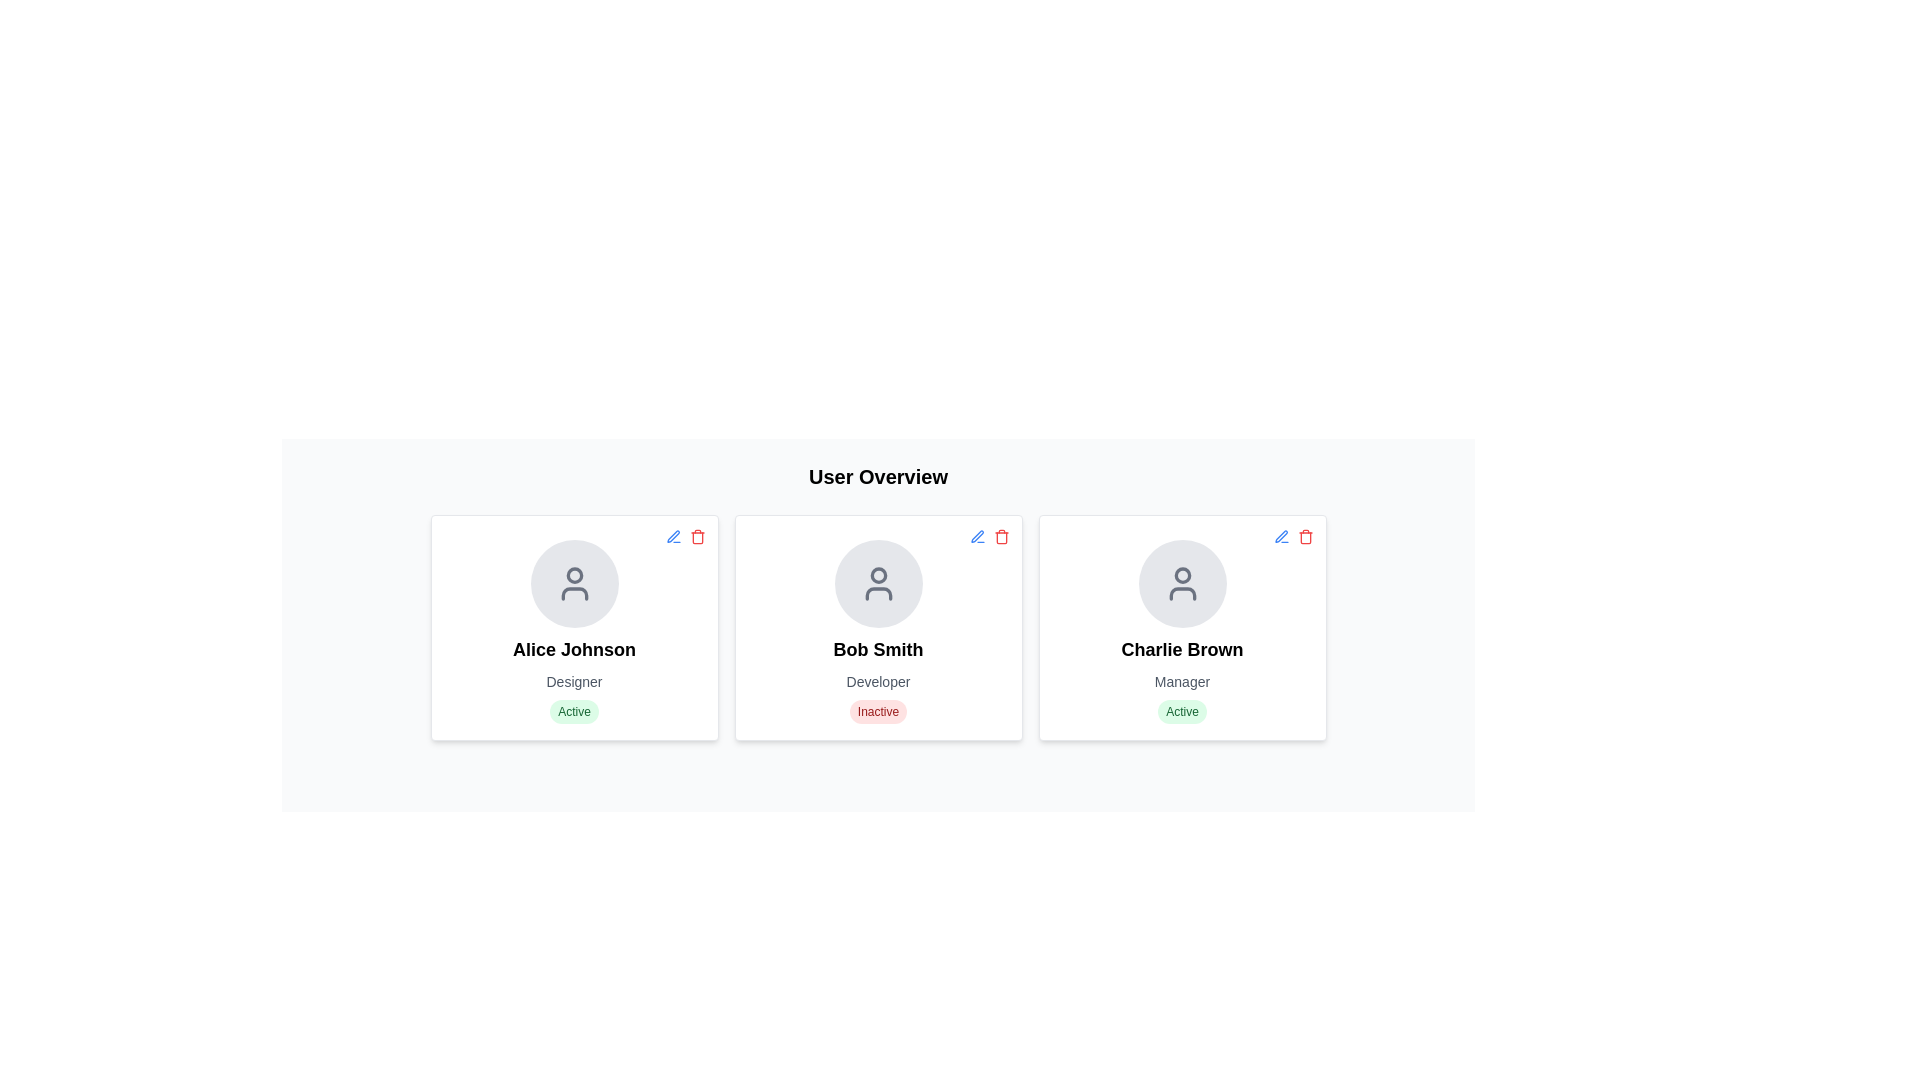 The height and width of the screenshot is (1080, 1920). Describe the element at coordinates (977, 535) in the screenshot. I see `the pen icon element located in the top-right corner of the 'Bob Smith' user card, which serves as an interactive trigger for the edit functionality` at that location.